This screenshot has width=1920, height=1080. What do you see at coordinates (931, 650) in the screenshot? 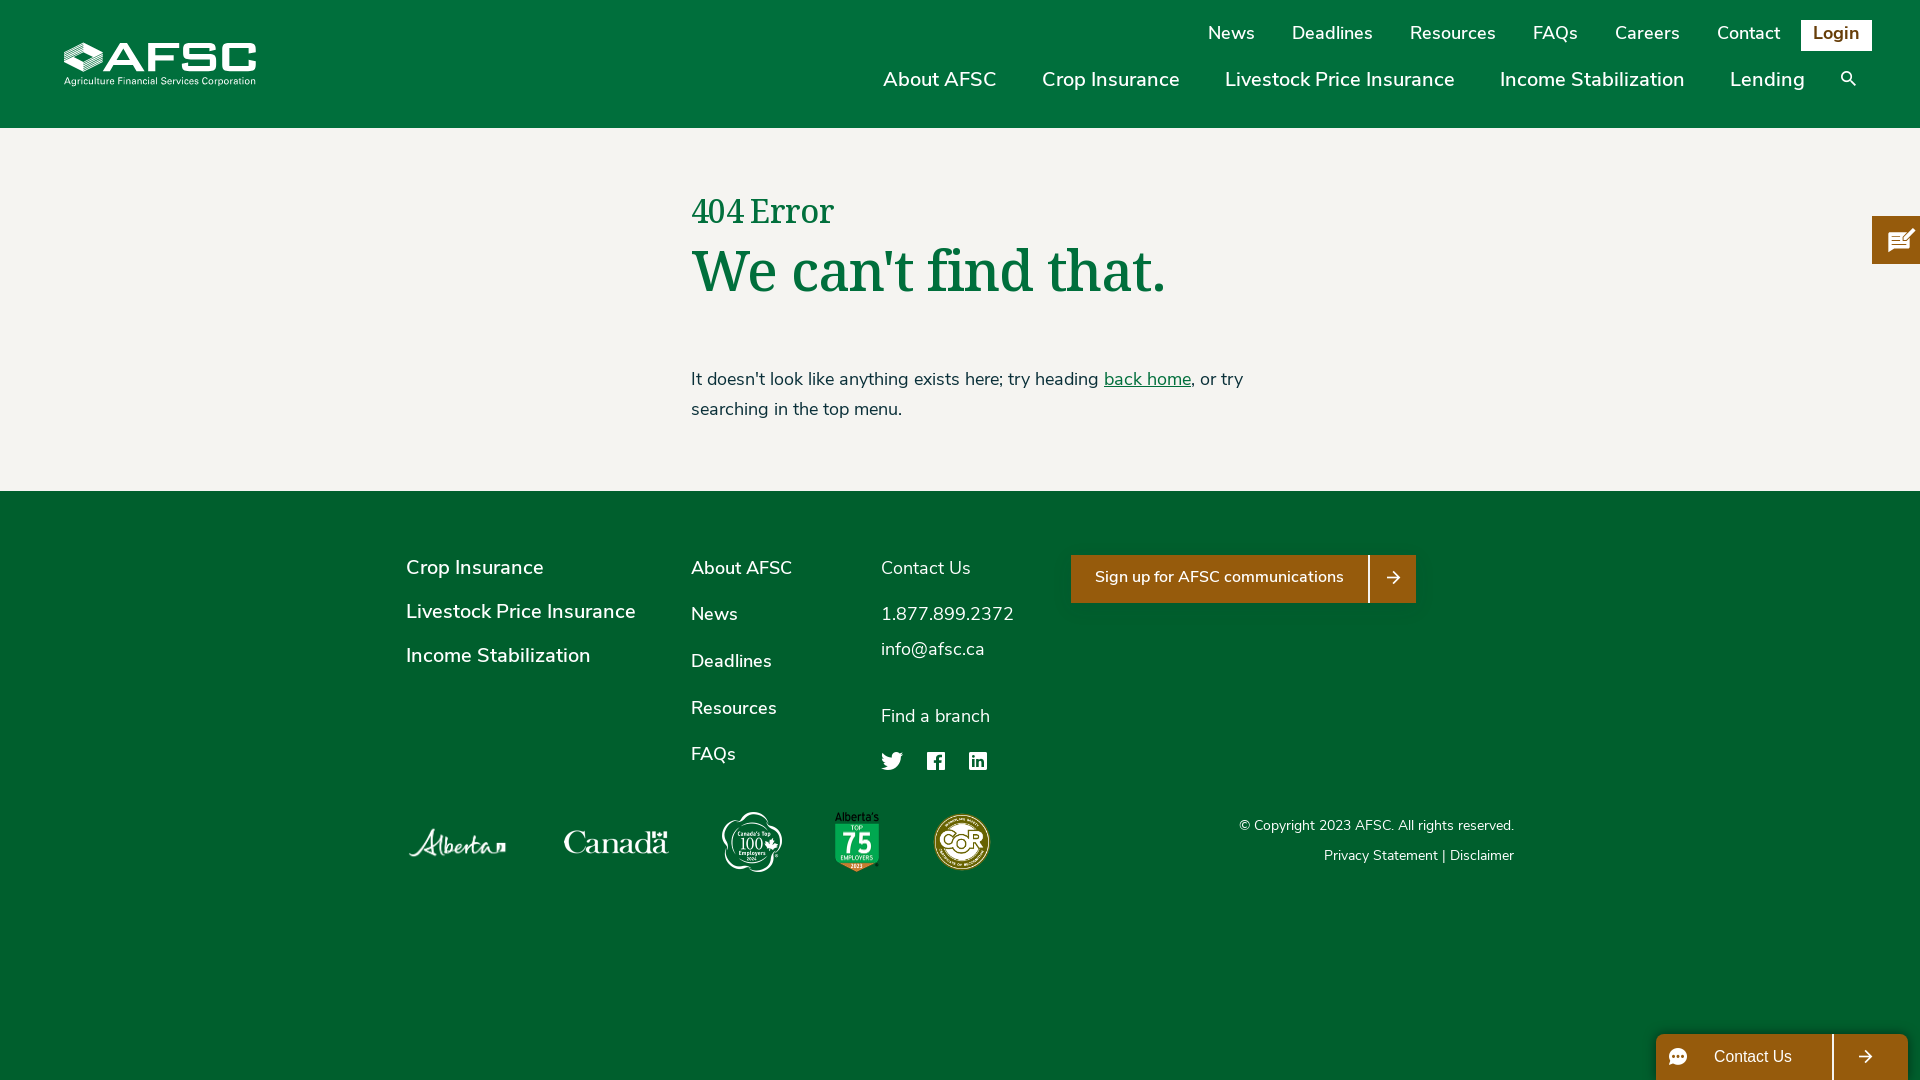
I see `'info@afsc.ca'` at bounding box center [931, 650].